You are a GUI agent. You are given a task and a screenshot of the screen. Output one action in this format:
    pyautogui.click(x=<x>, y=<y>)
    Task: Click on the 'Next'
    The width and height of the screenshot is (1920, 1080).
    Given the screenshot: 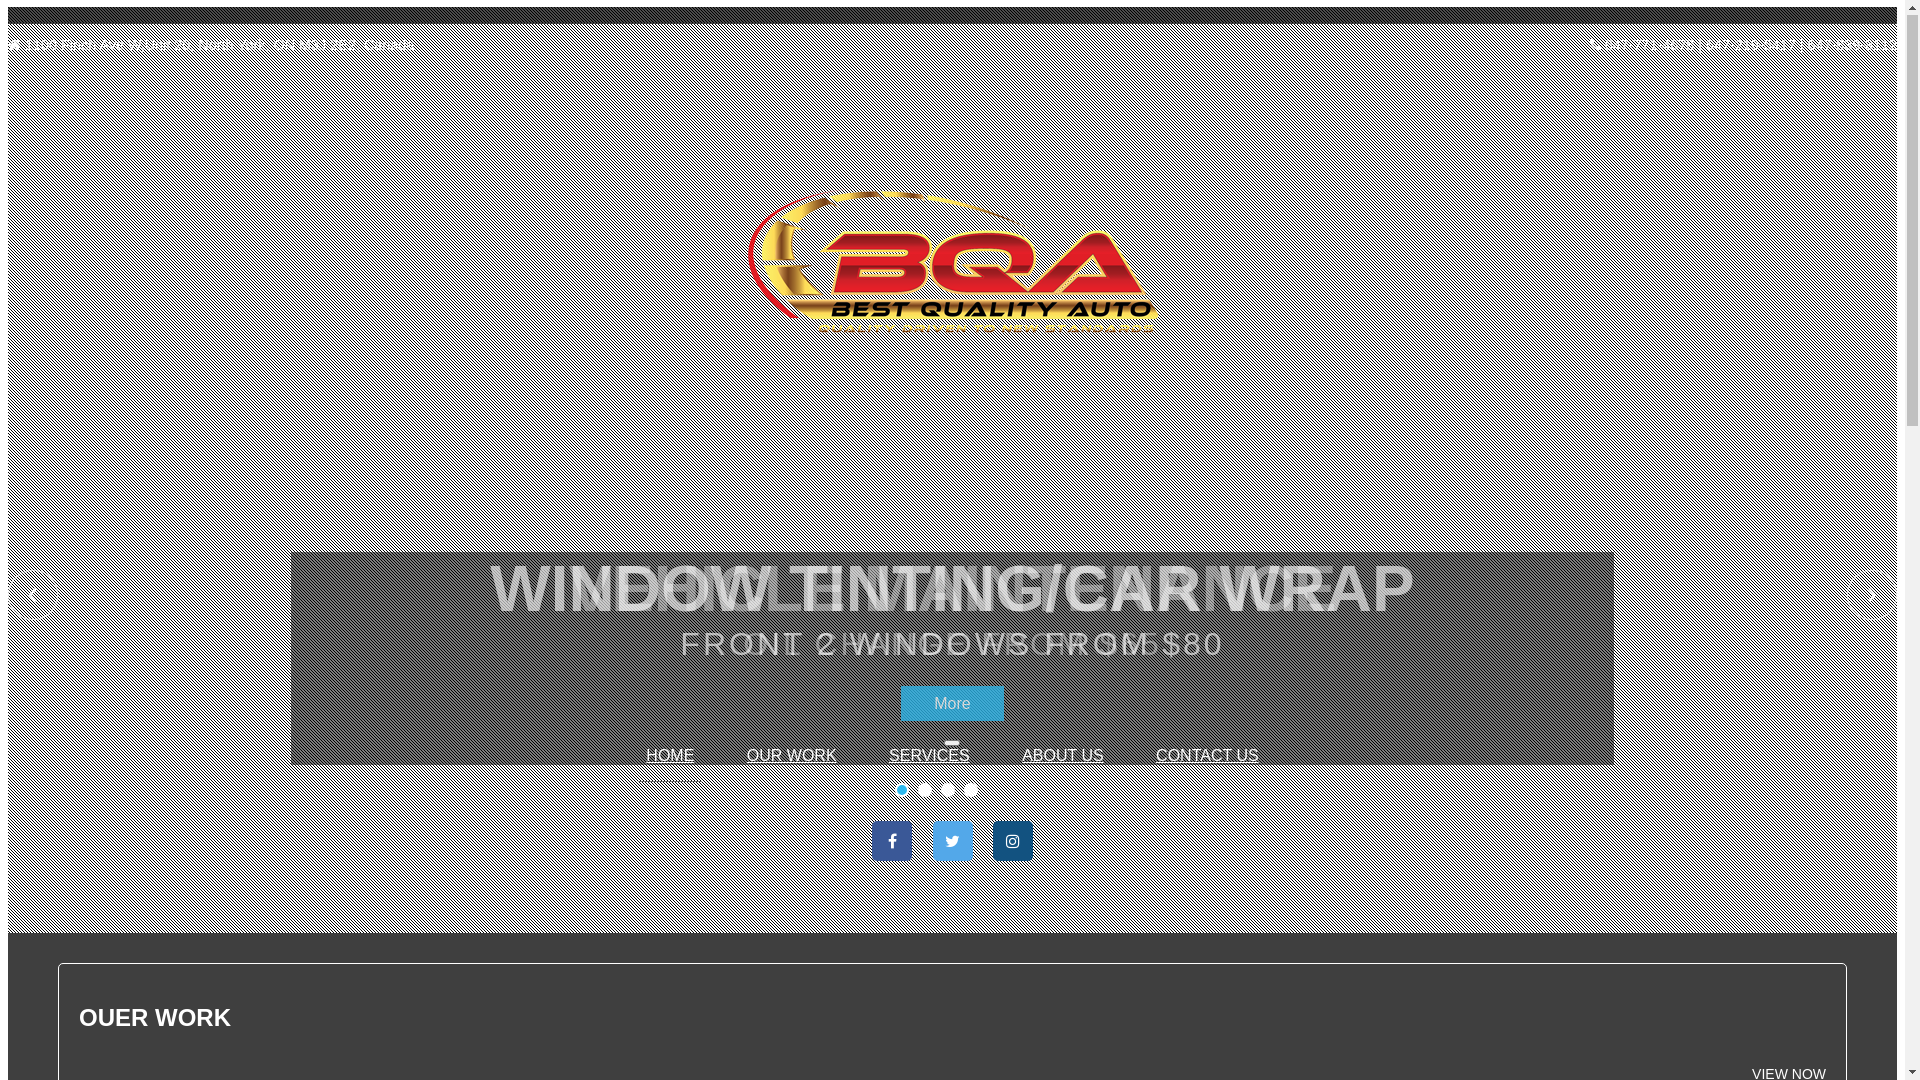 What is the action you would take?
    pyautogui.click(x=1871, y=595)
    